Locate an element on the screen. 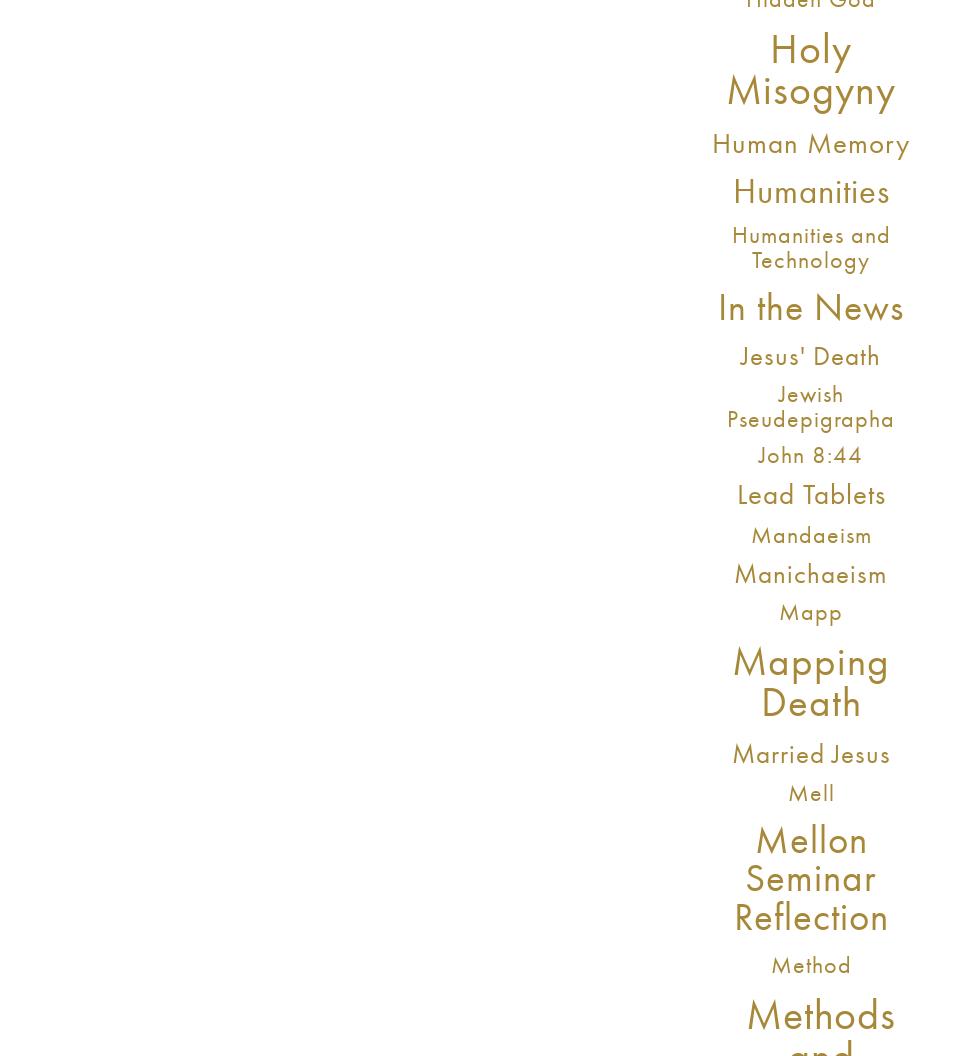 The width and height of the screenshot is (956, 1056). 'Lead Tablets' is located at coordinates (809, 492).